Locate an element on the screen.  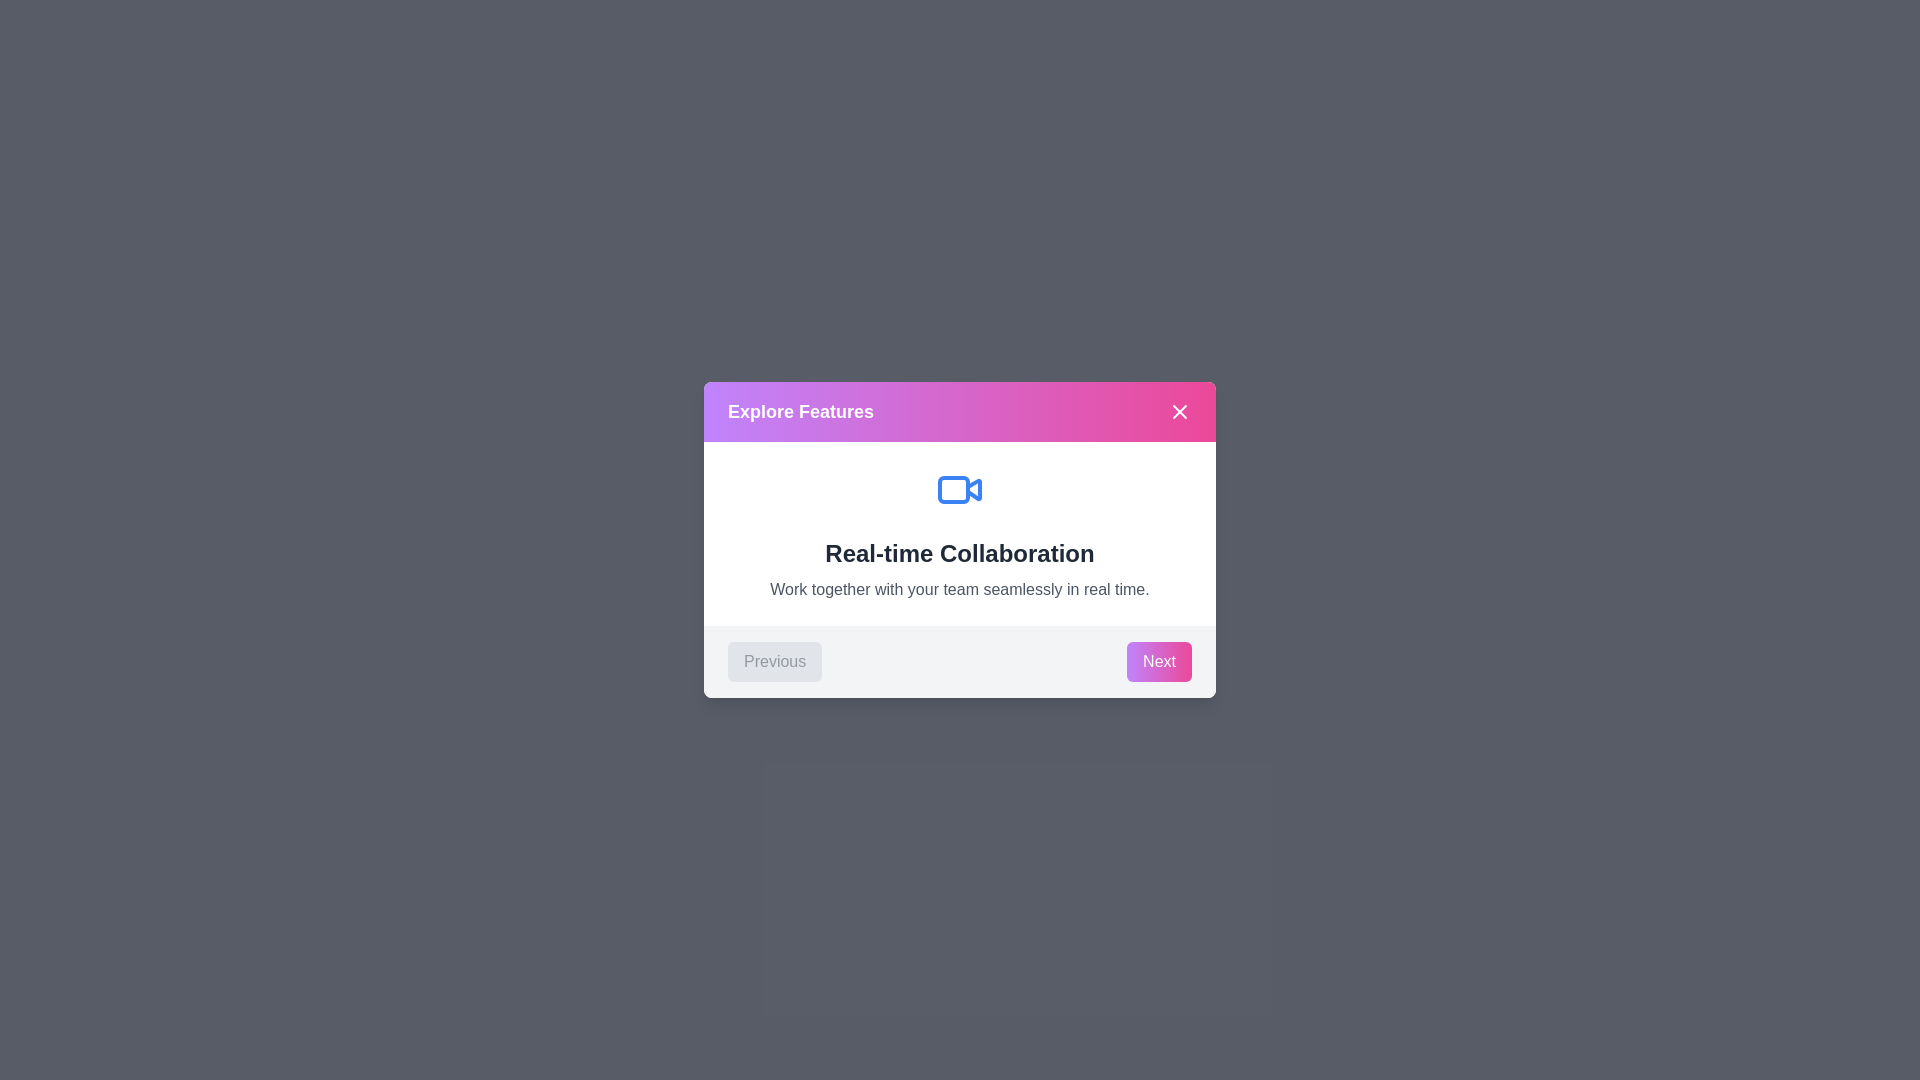
the text block displaying the message 'Work together with your team seamlessly in real time.' which is located in a centrally-aligned modal popup beneath the title 'Real-time Collaboration' is located at coordinates (960, 589).